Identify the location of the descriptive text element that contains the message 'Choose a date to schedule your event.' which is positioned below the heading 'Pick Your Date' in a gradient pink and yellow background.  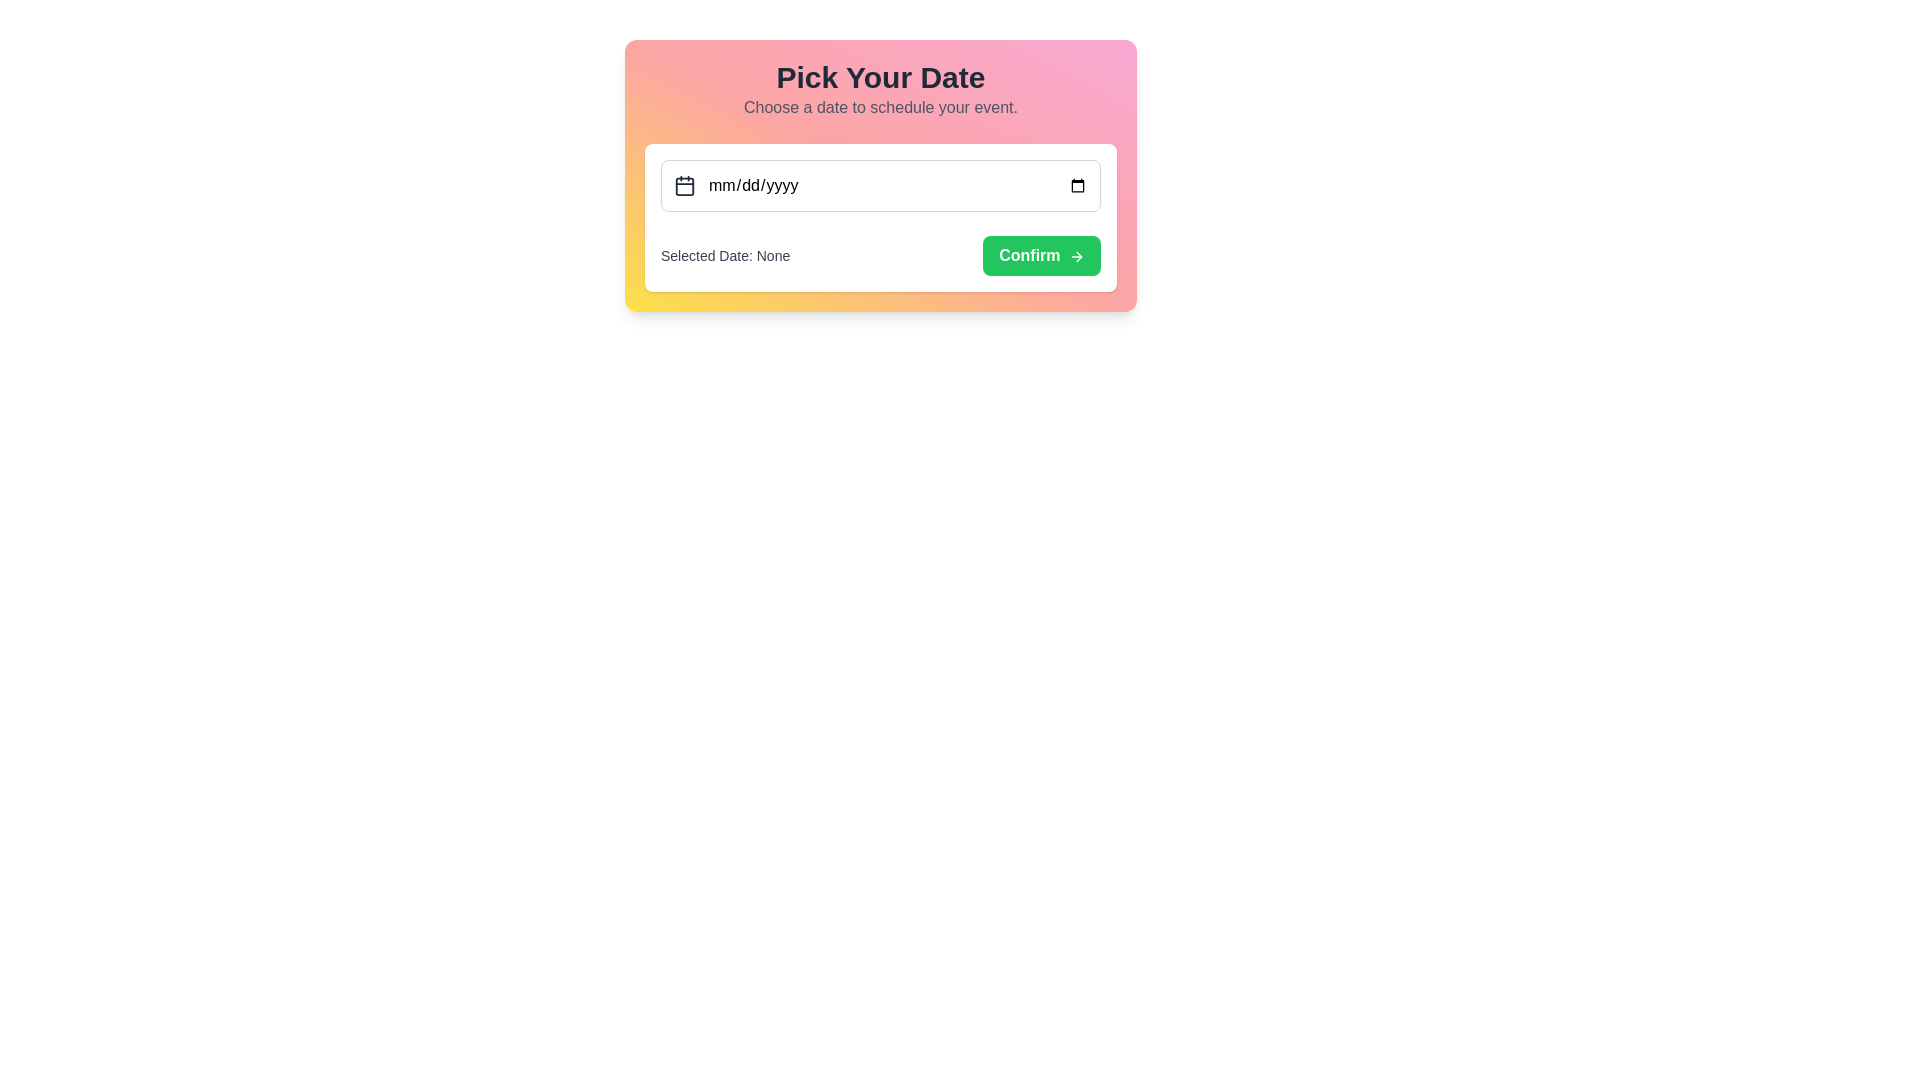
(880, 108).